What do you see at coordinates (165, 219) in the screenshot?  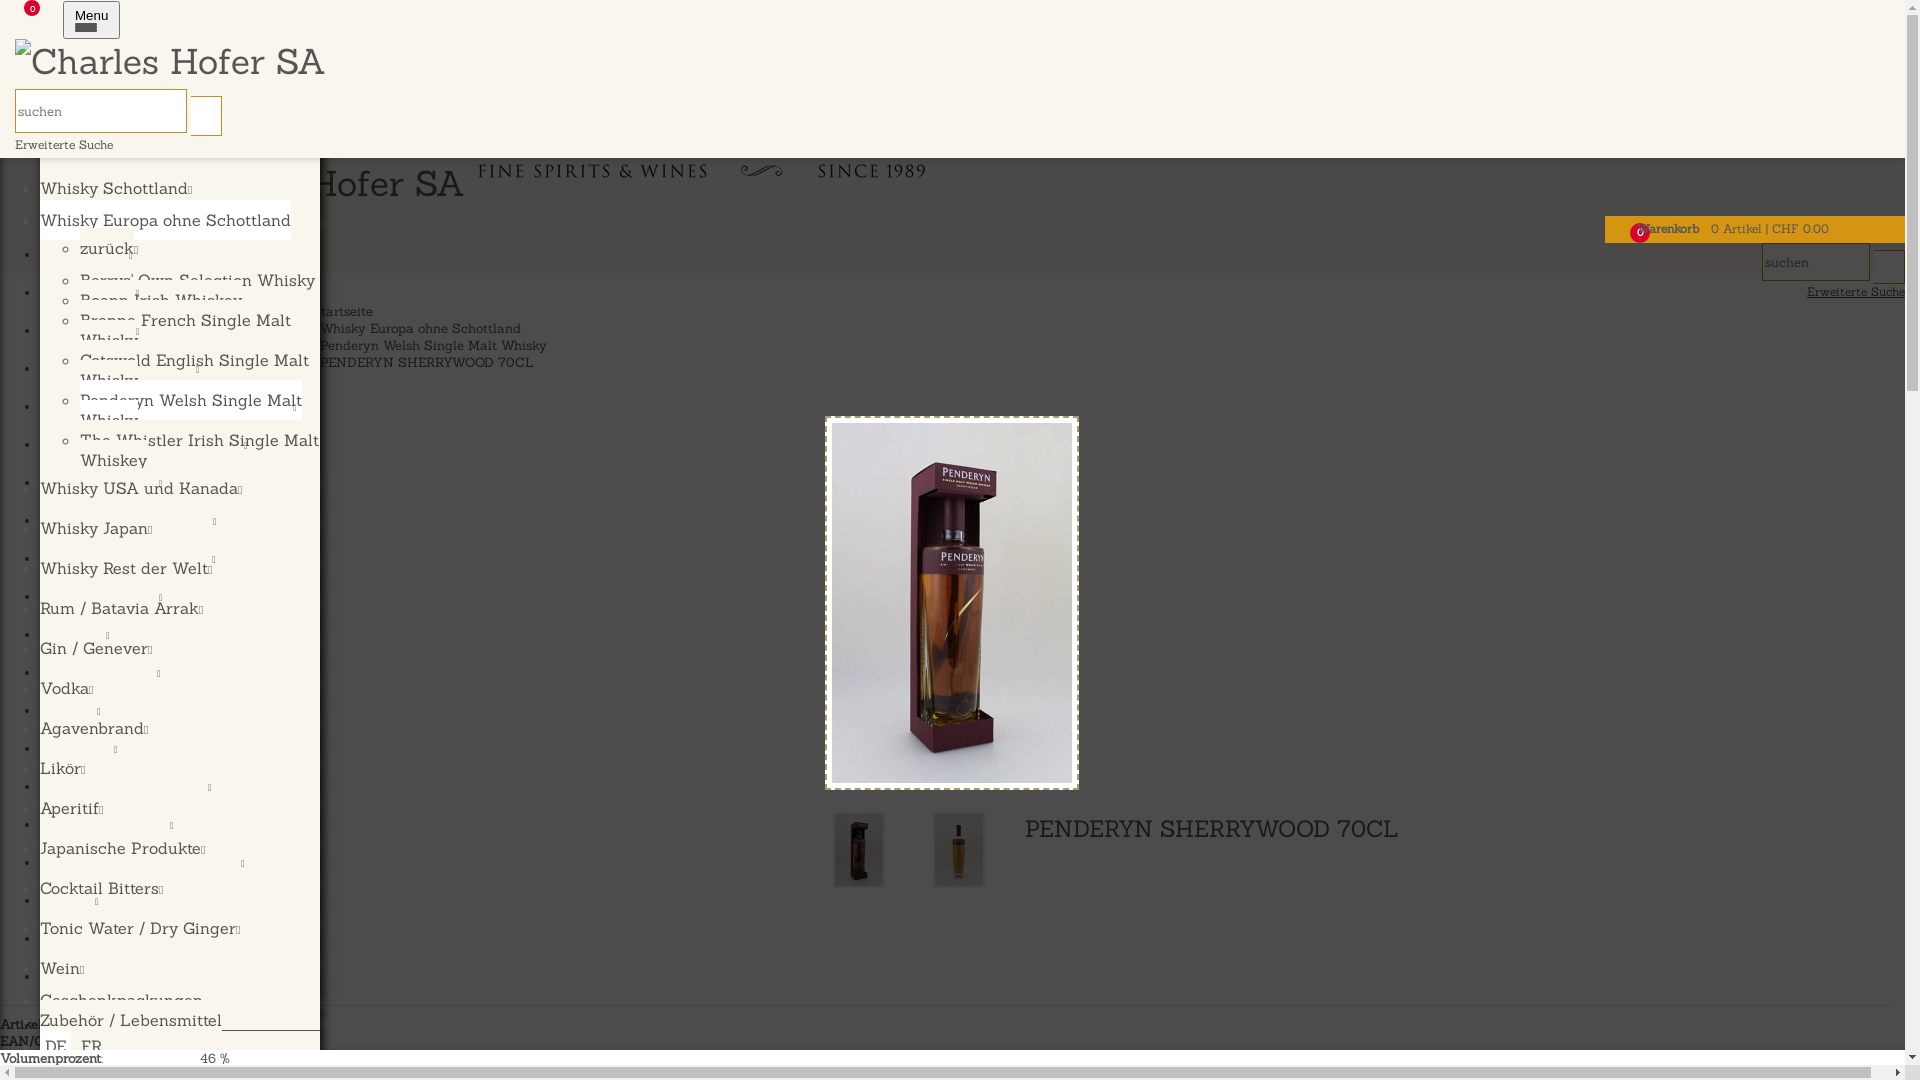 I see `'Whisky Europa ohne Schottland'` at bounding box center [165, 219].